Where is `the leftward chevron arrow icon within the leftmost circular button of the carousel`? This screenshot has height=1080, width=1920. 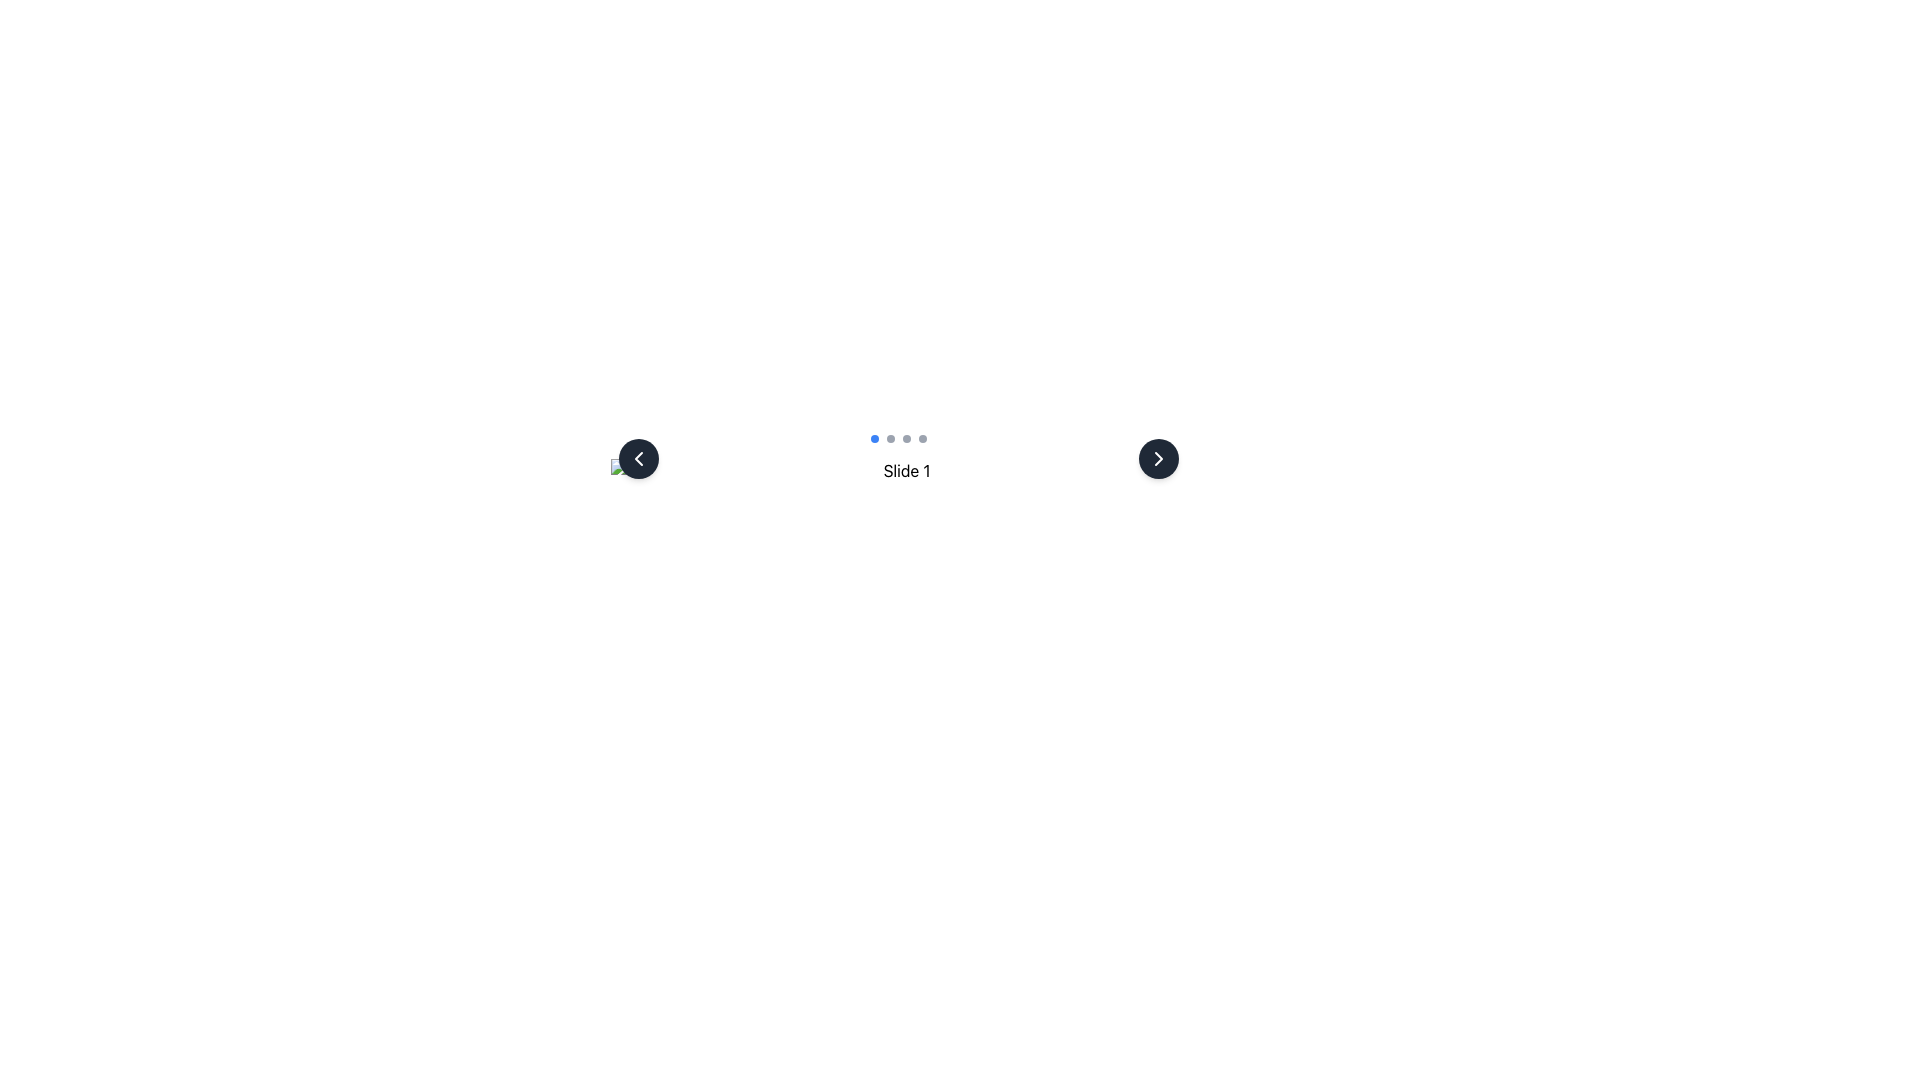 the leftward chevron arrow icon within the leftmost circular button of the carousel is located at coordinates (637, 459).